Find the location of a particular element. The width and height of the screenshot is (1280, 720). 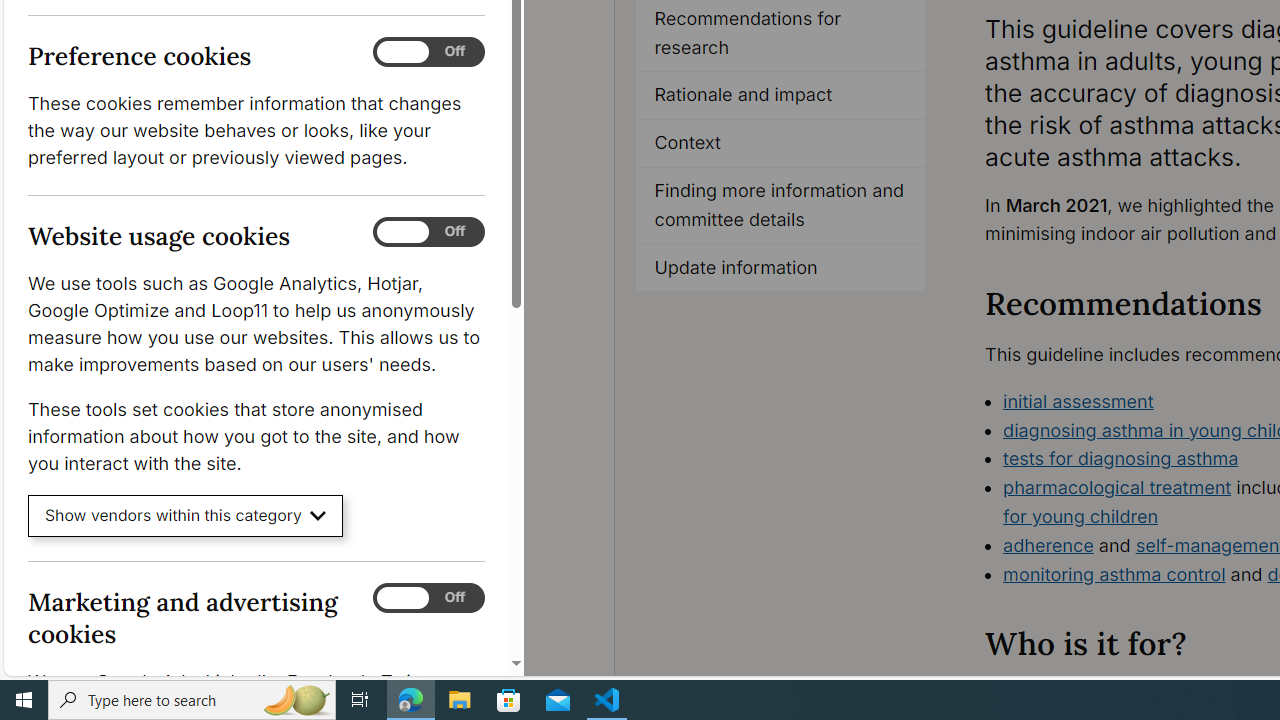

'for young children' is located at coordinates (1079, 514).